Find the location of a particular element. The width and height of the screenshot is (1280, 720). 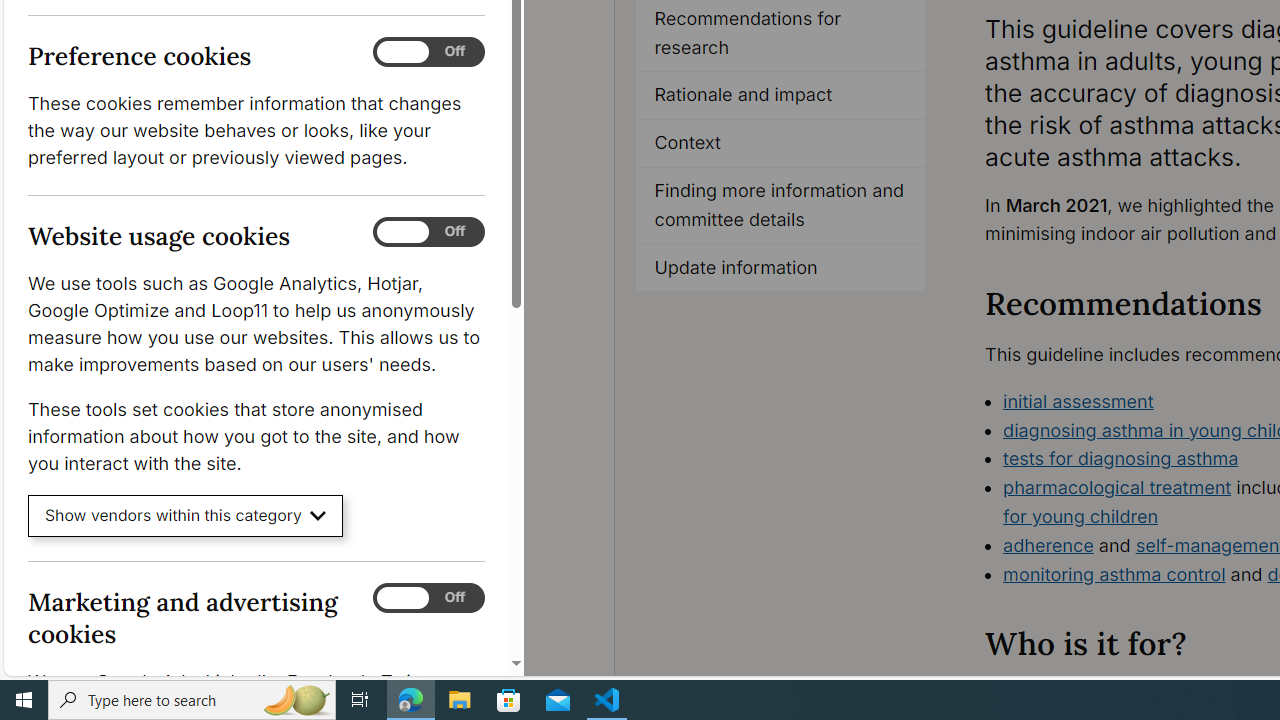

'for young children' is located at coordinates (1079, 514).